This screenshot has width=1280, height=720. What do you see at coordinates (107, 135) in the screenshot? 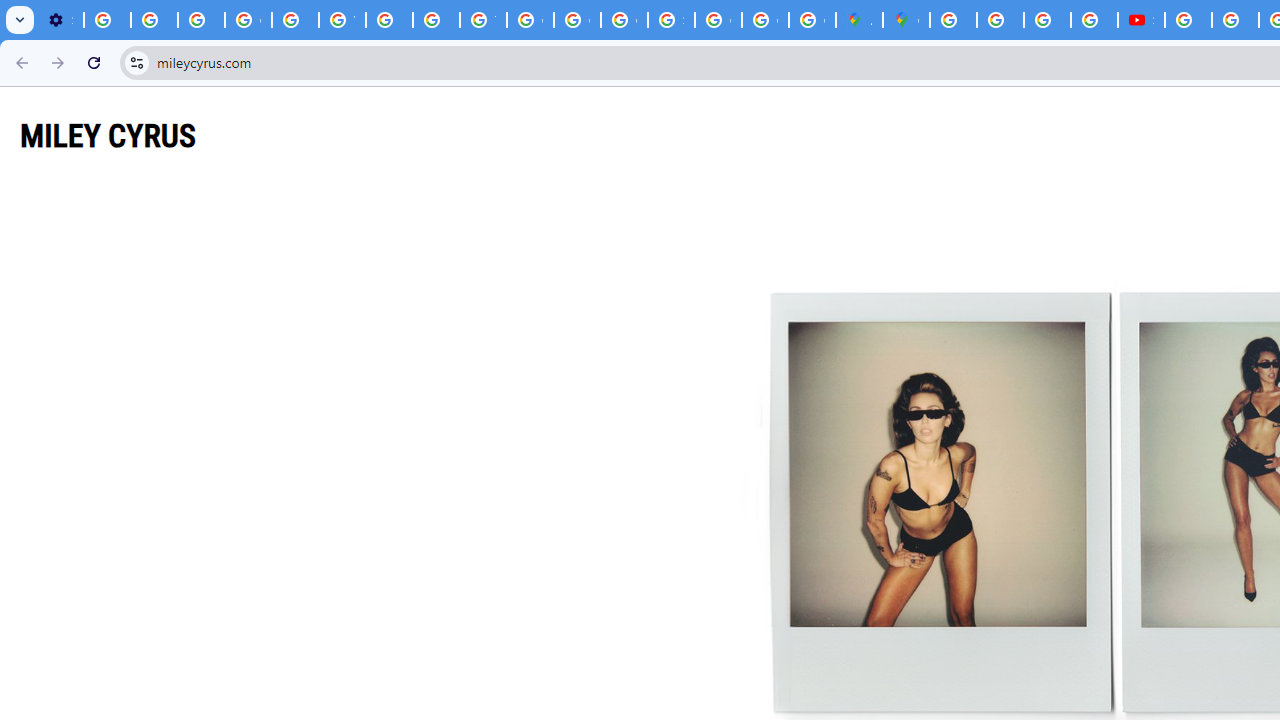
I see `'MILEY CYRUS'` at bounding box center [107, 135].